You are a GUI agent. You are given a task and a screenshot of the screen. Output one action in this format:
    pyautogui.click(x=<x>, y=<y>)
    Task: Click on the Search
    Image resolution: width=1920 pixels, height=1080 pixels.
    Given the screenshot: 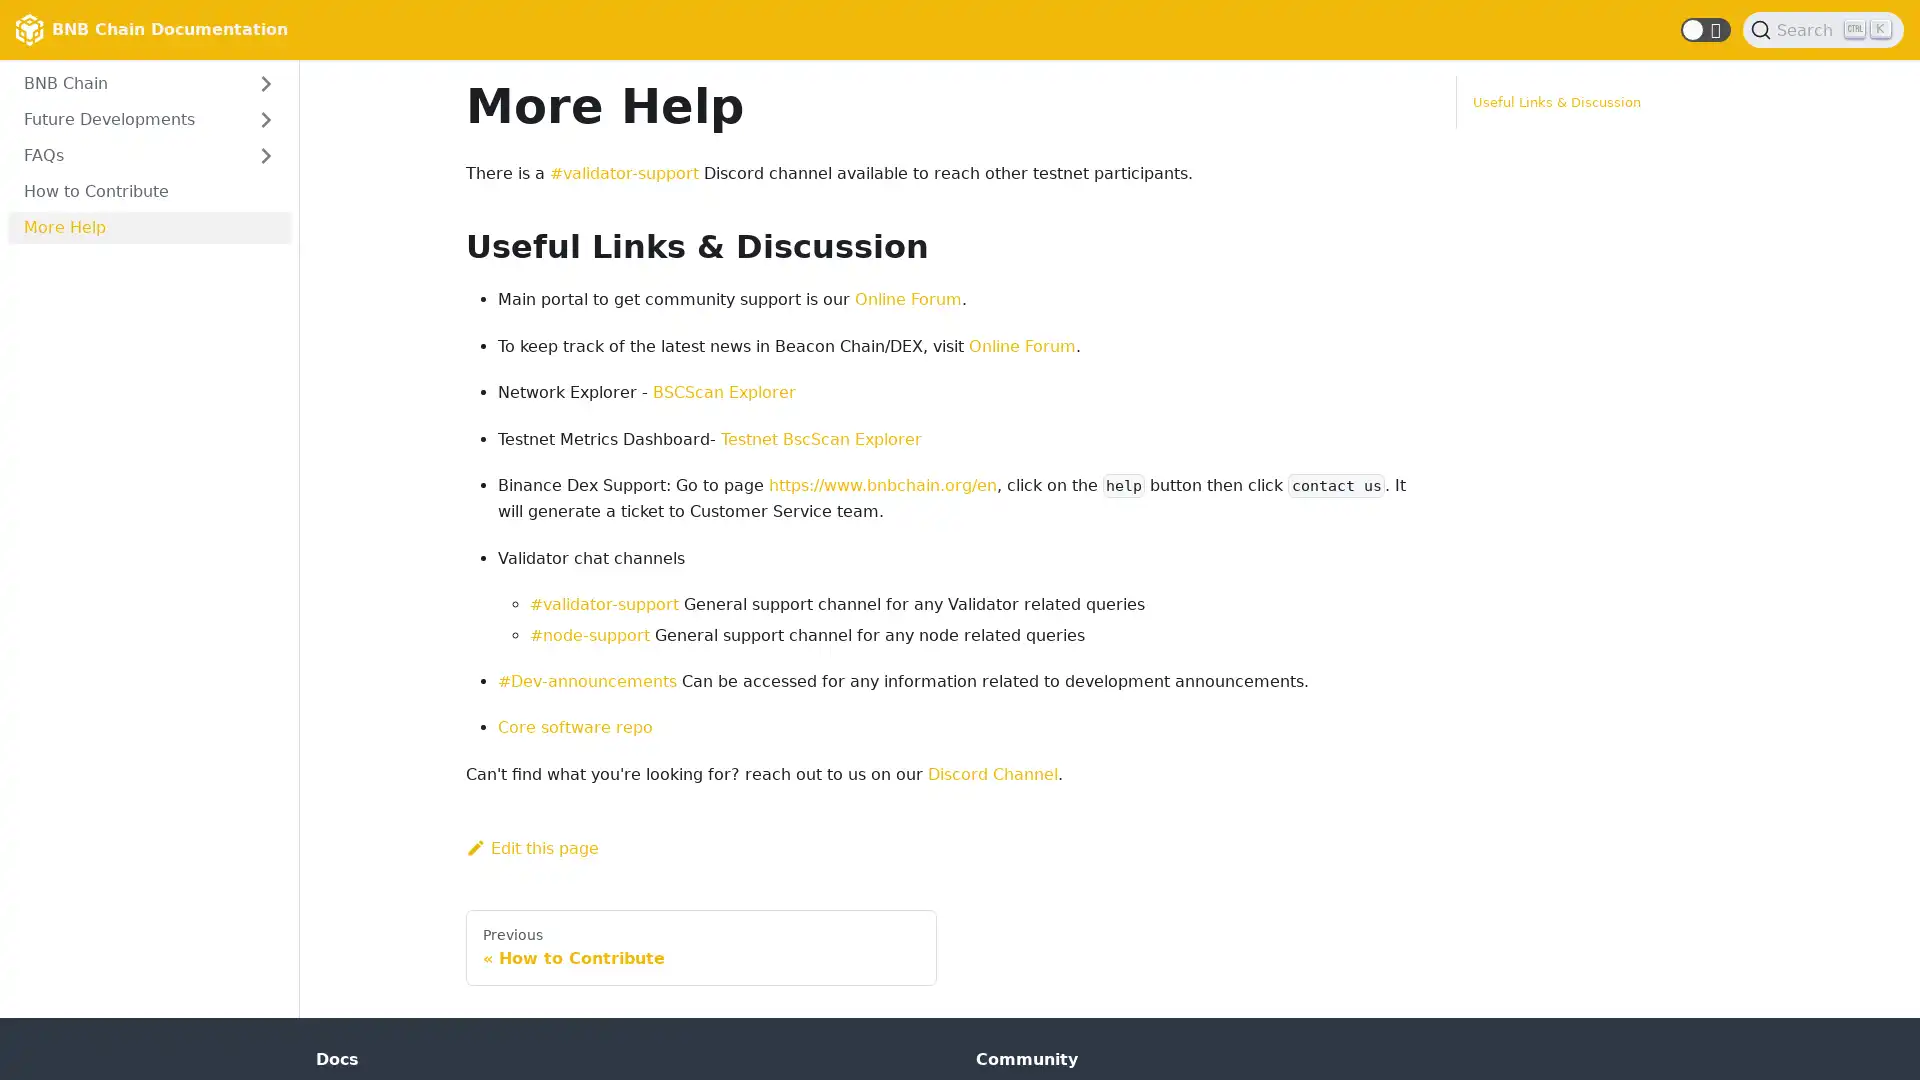 What is the action you would take?
    pyautogui.click(x=1823, y=30)
    